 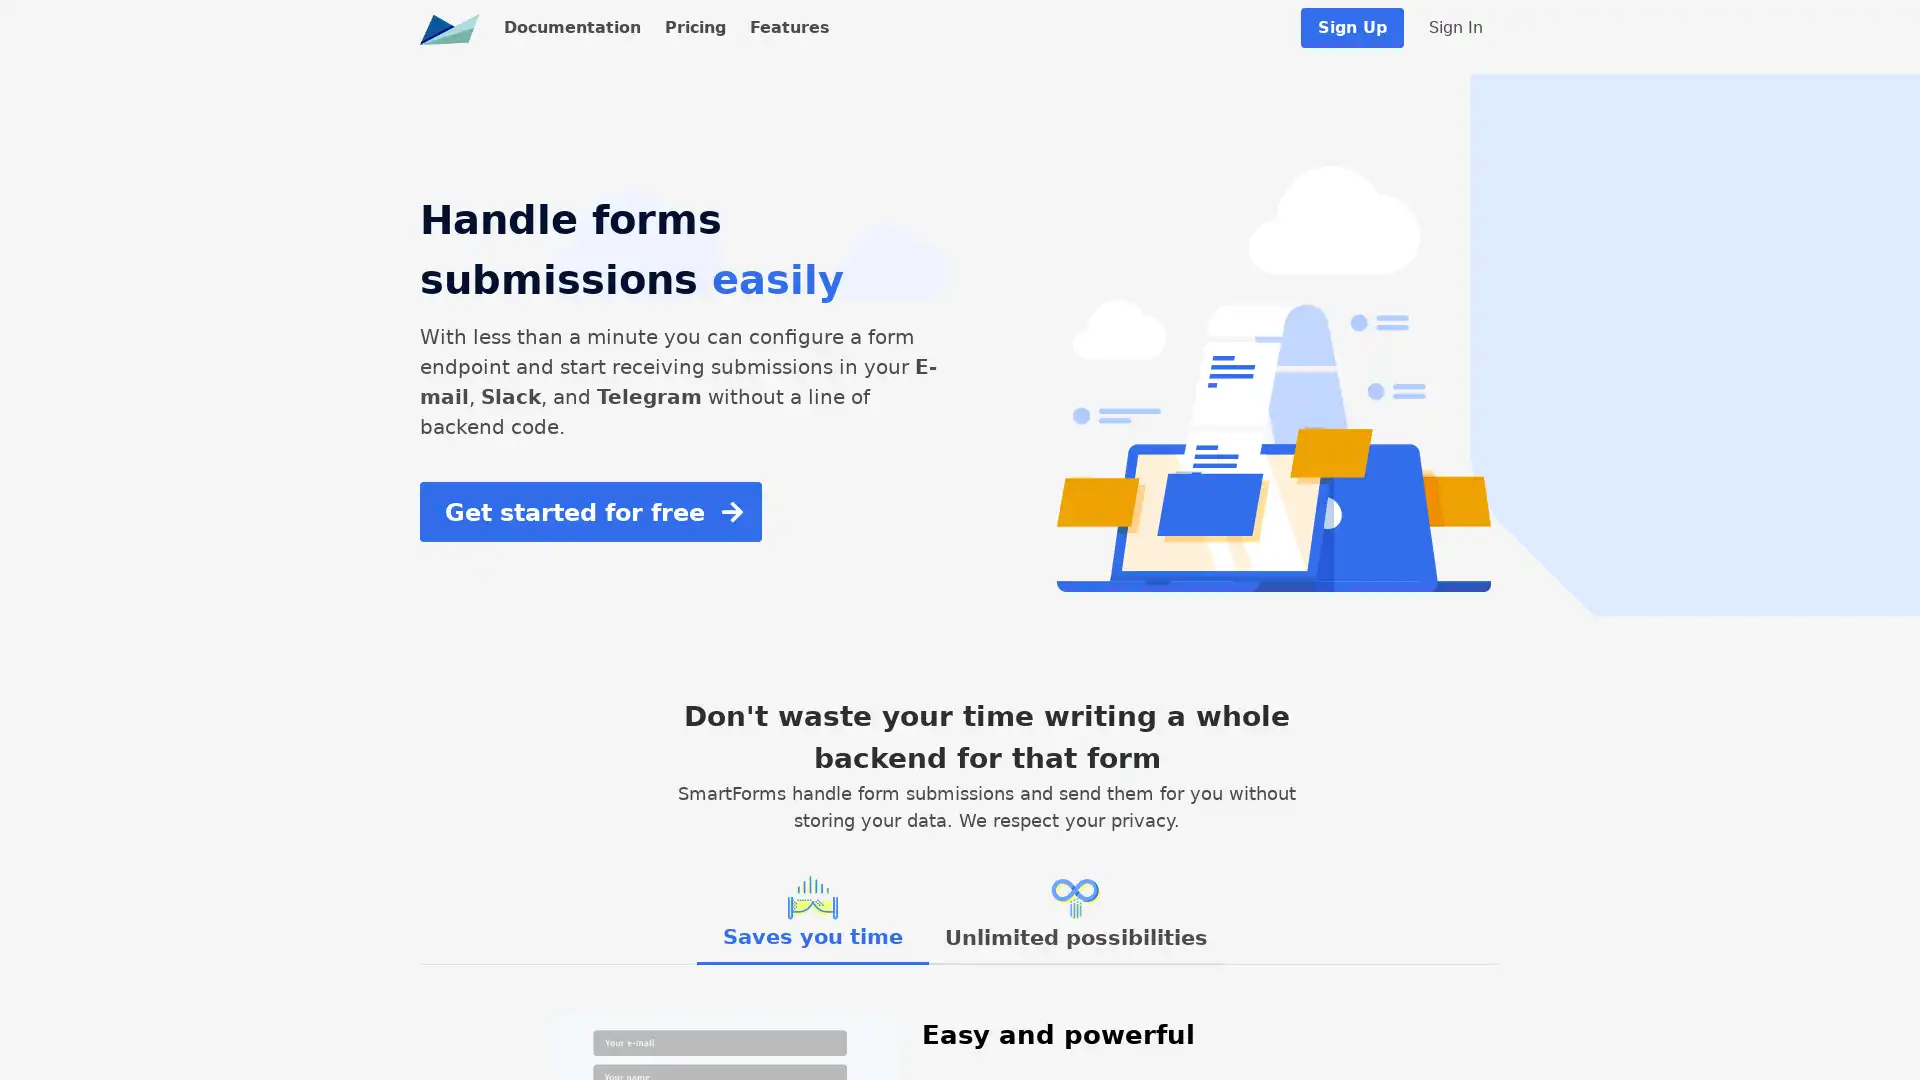 I want to click on Get started for free, so click(x=589, y=511).